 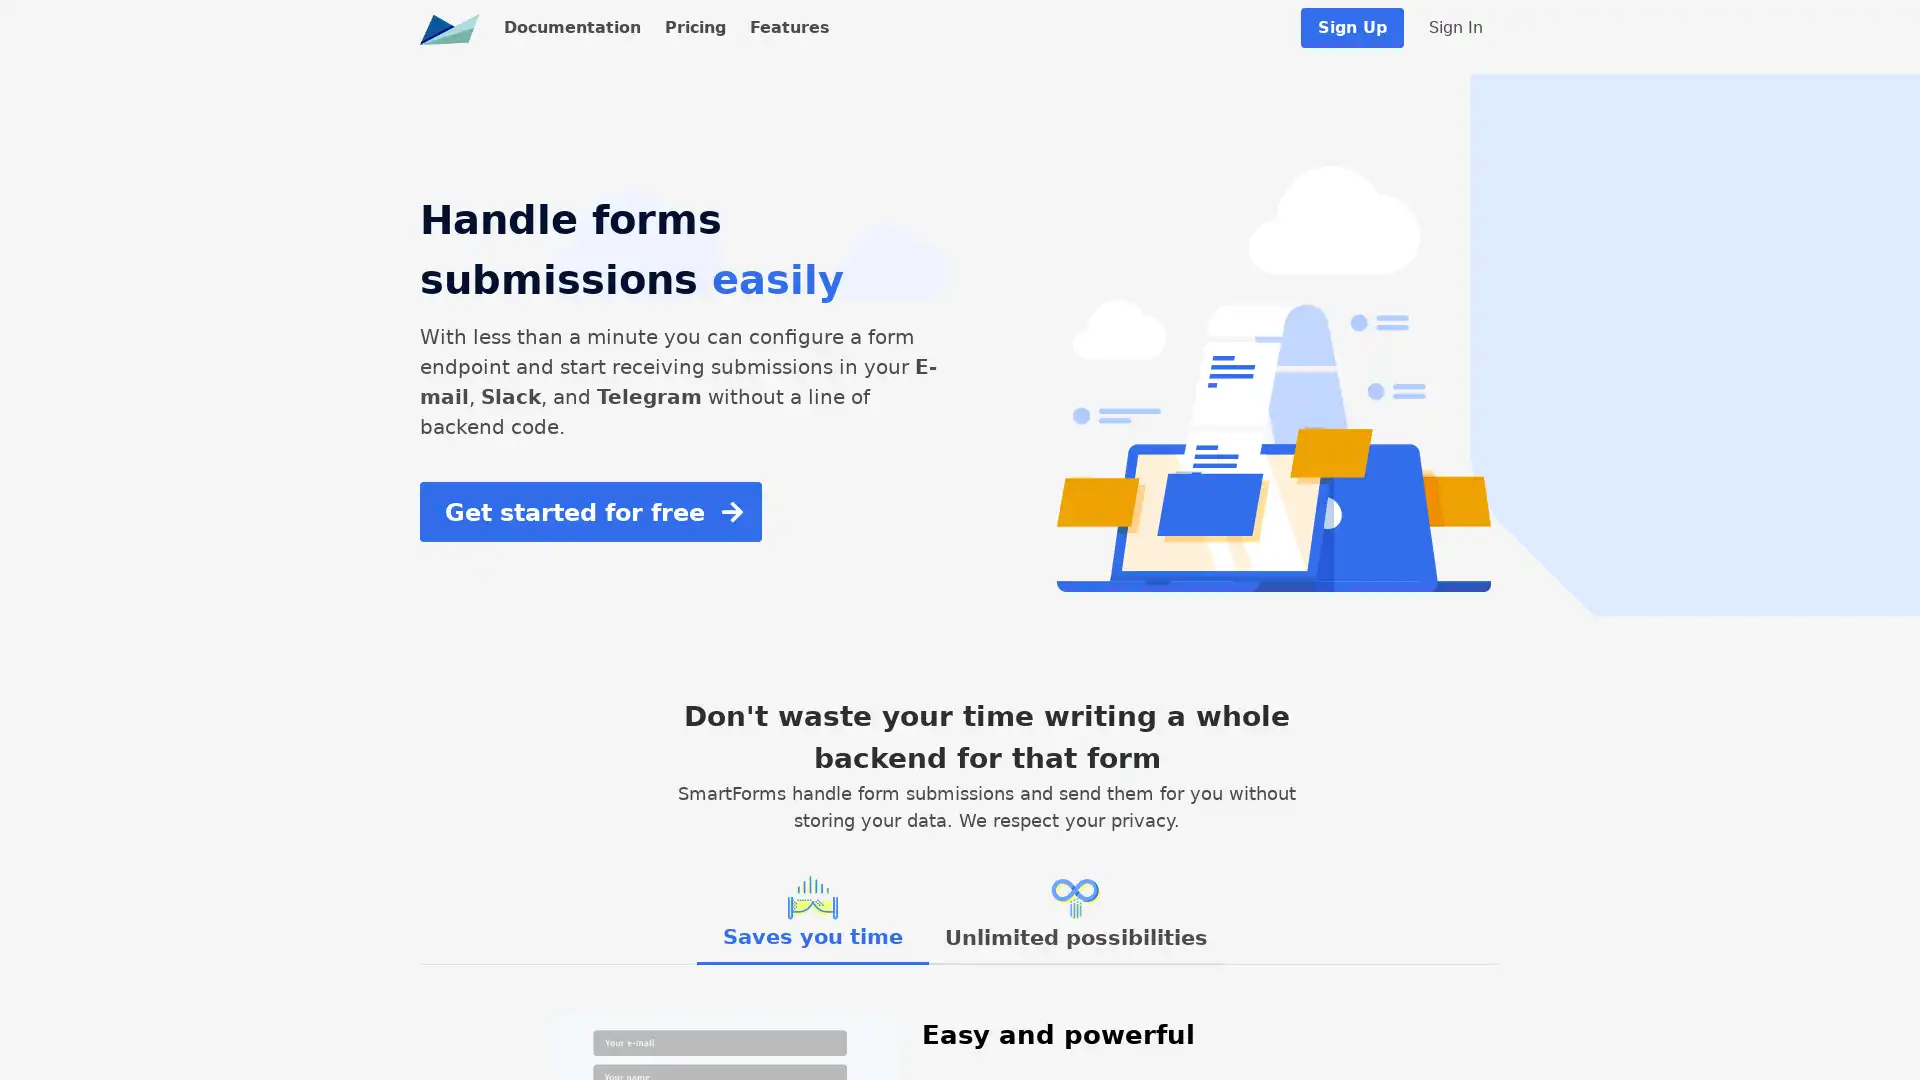 I want to click on Get started for free, so click(x=589, y=511).